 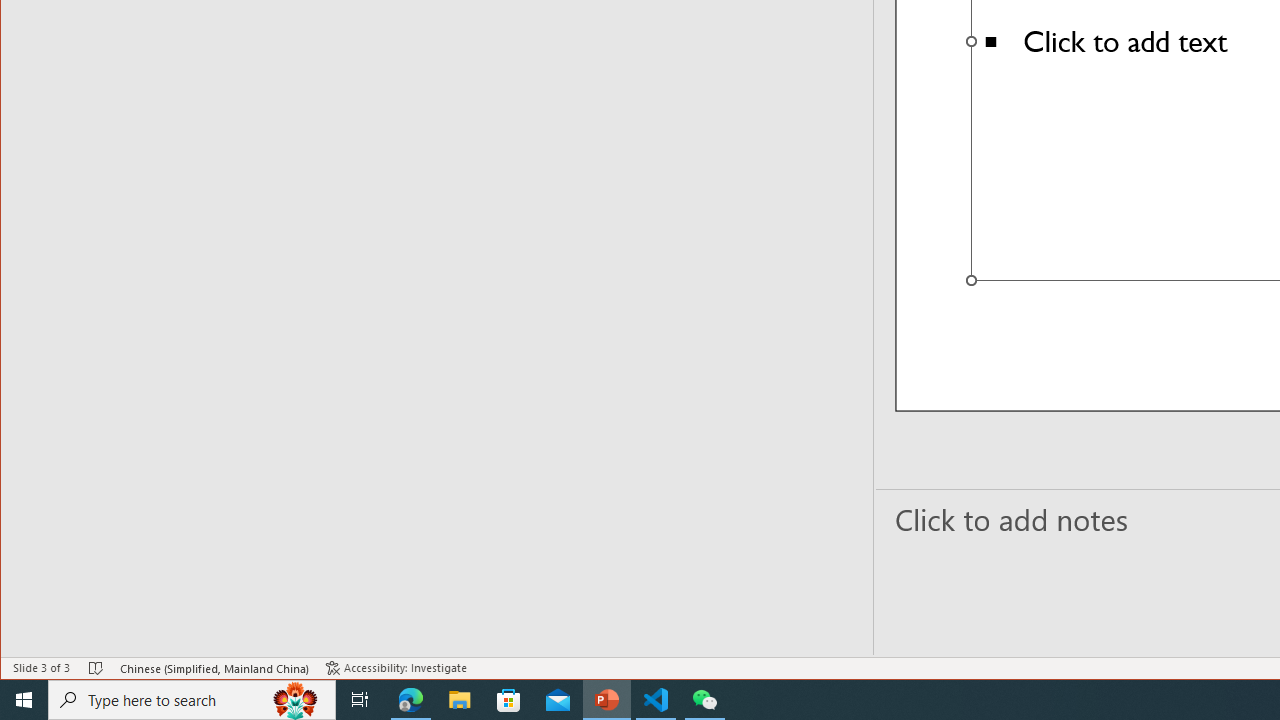 What do you see at coordinates (294, 698) in the screenshot?
I see `'Search highlights icon opens search home window'` at bounding box center [294, 698].